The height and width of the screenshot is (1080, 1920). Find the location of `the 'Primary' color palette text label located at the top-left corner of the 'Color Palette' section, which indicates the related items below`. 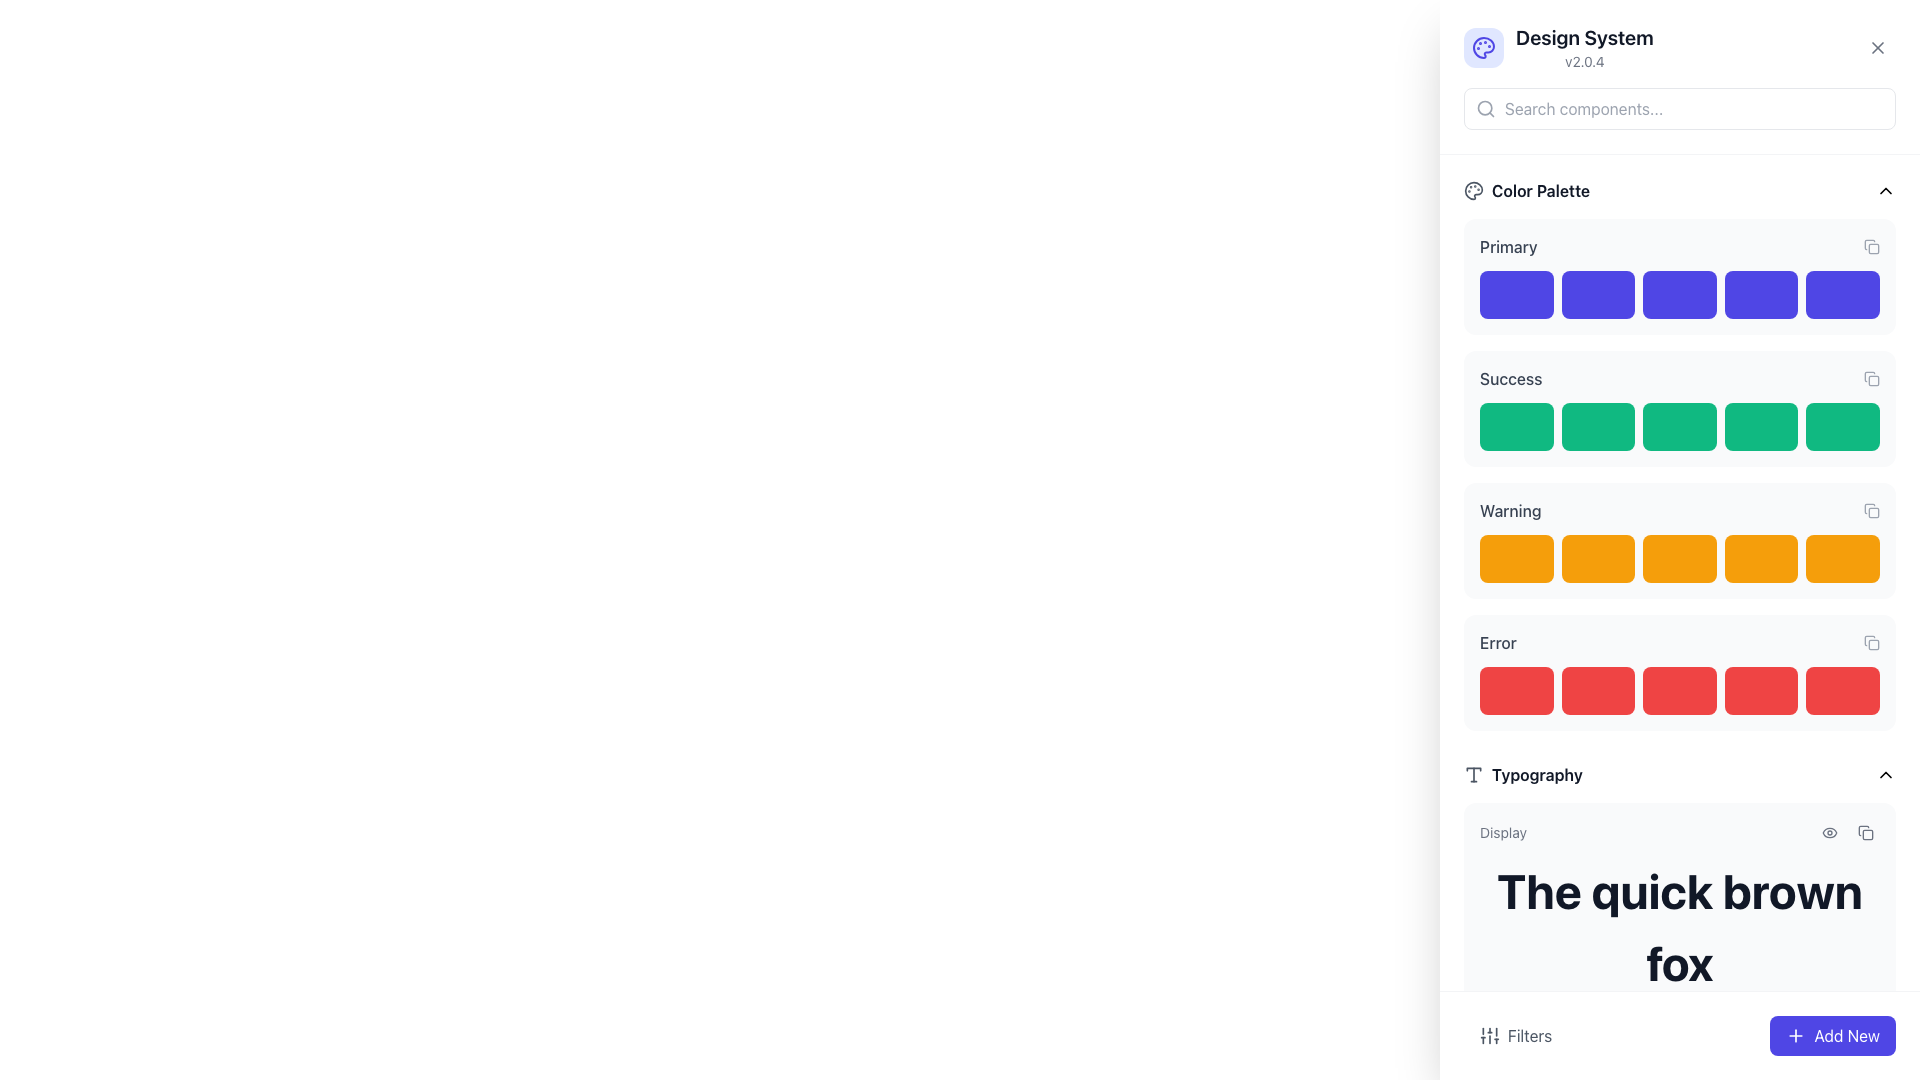

the 'Primary' color palette text label located at the top-left corner of the 'Color Palette' section, which indicates the related items below is located at coordinates (1508, 245).